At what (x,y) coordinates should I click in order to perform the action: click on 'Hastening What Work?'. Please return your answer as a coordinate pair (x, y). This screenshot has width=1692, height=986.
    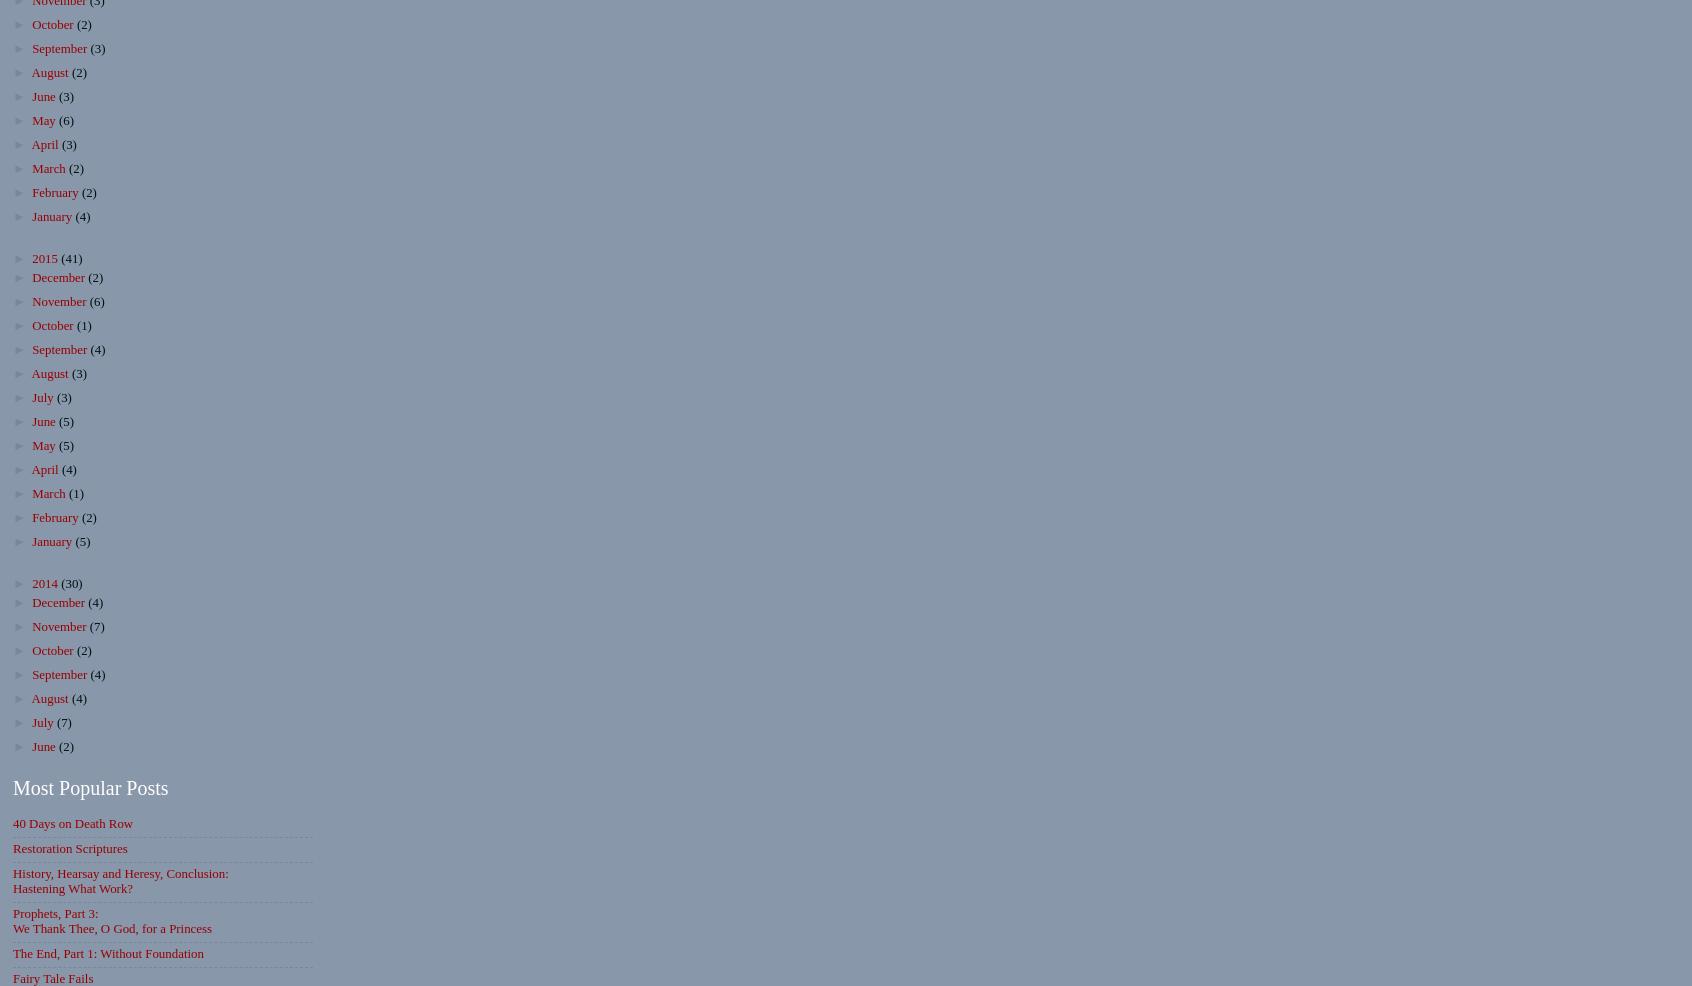
    Looking at the image, I should click on (12, 887).